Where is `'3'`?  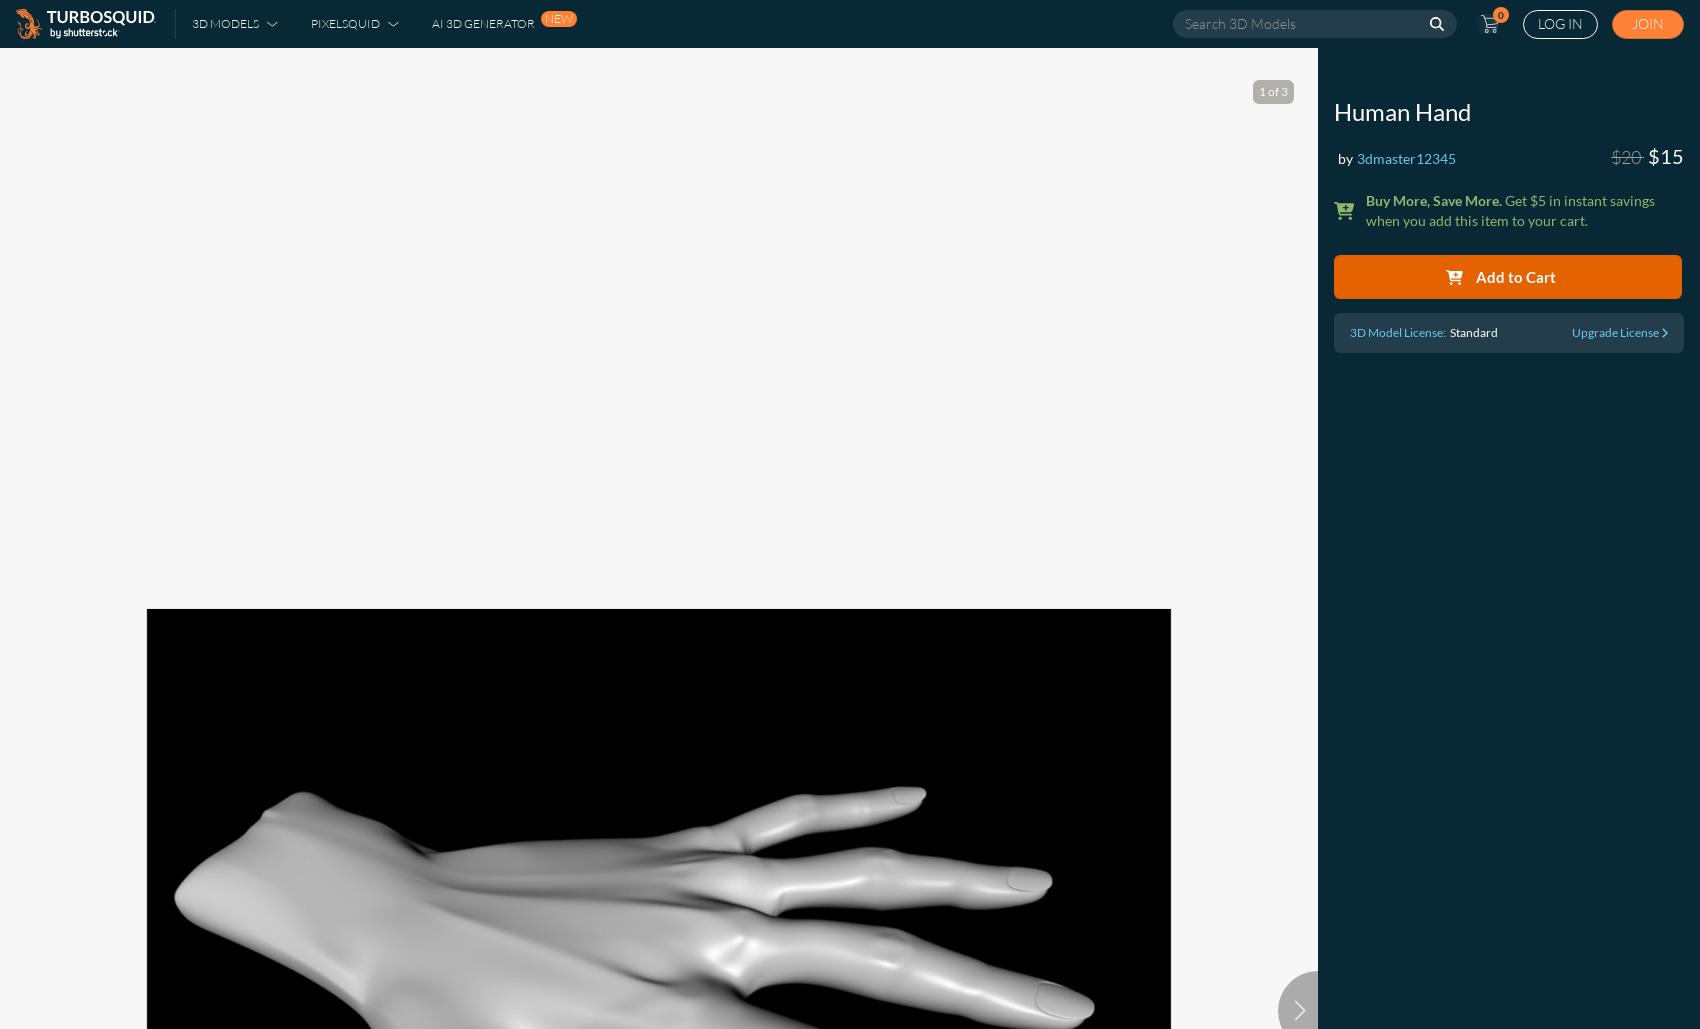 '3' is located at coordinates (1284, 90).